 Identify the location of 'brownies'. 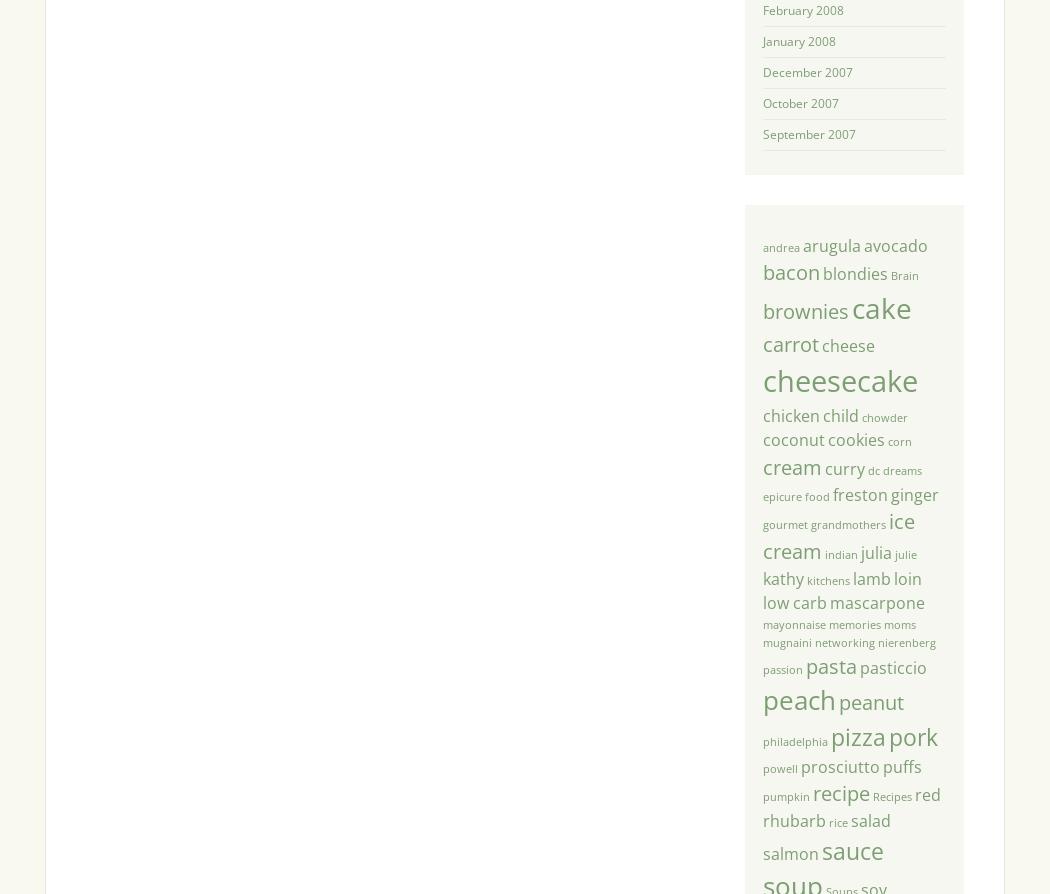
(761, 310).